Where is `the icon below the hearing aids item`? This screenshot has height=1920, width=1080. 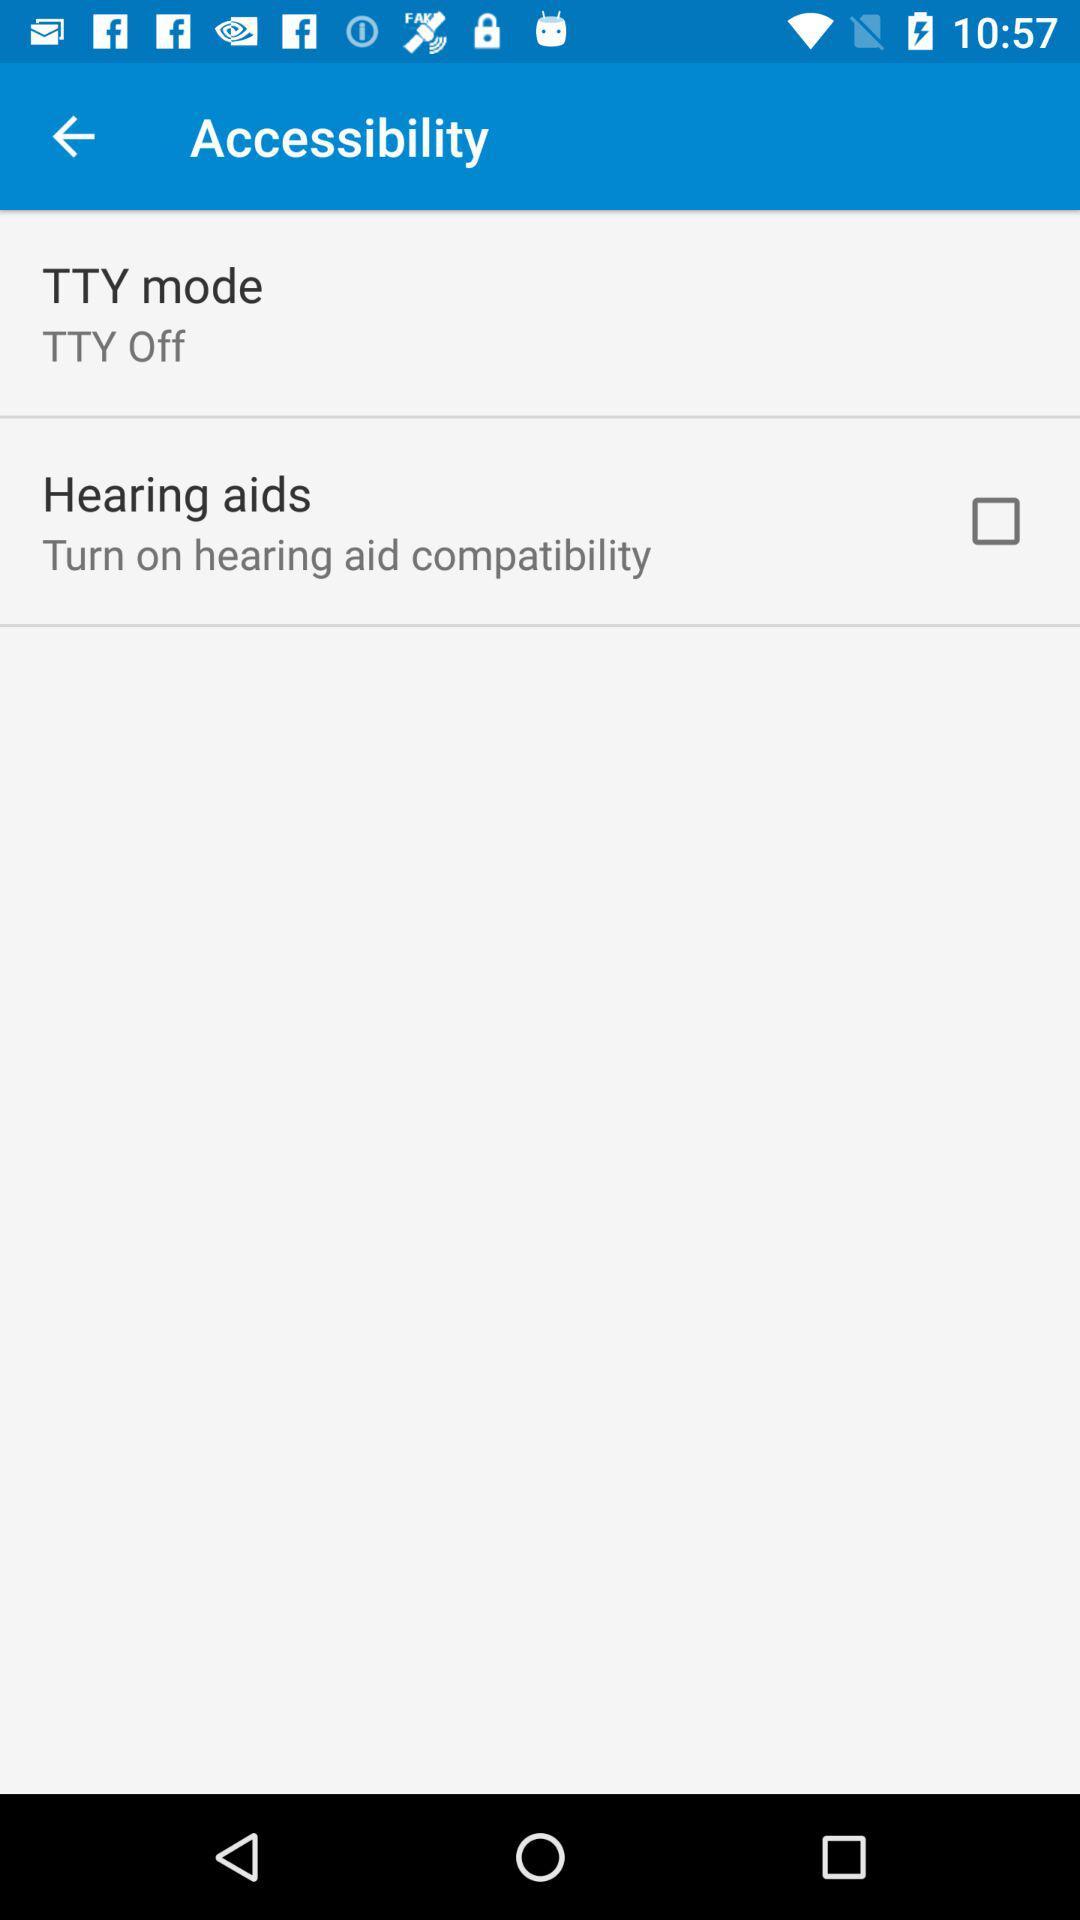
the icon below the hearing aids item is located at coordinates (345, 553).